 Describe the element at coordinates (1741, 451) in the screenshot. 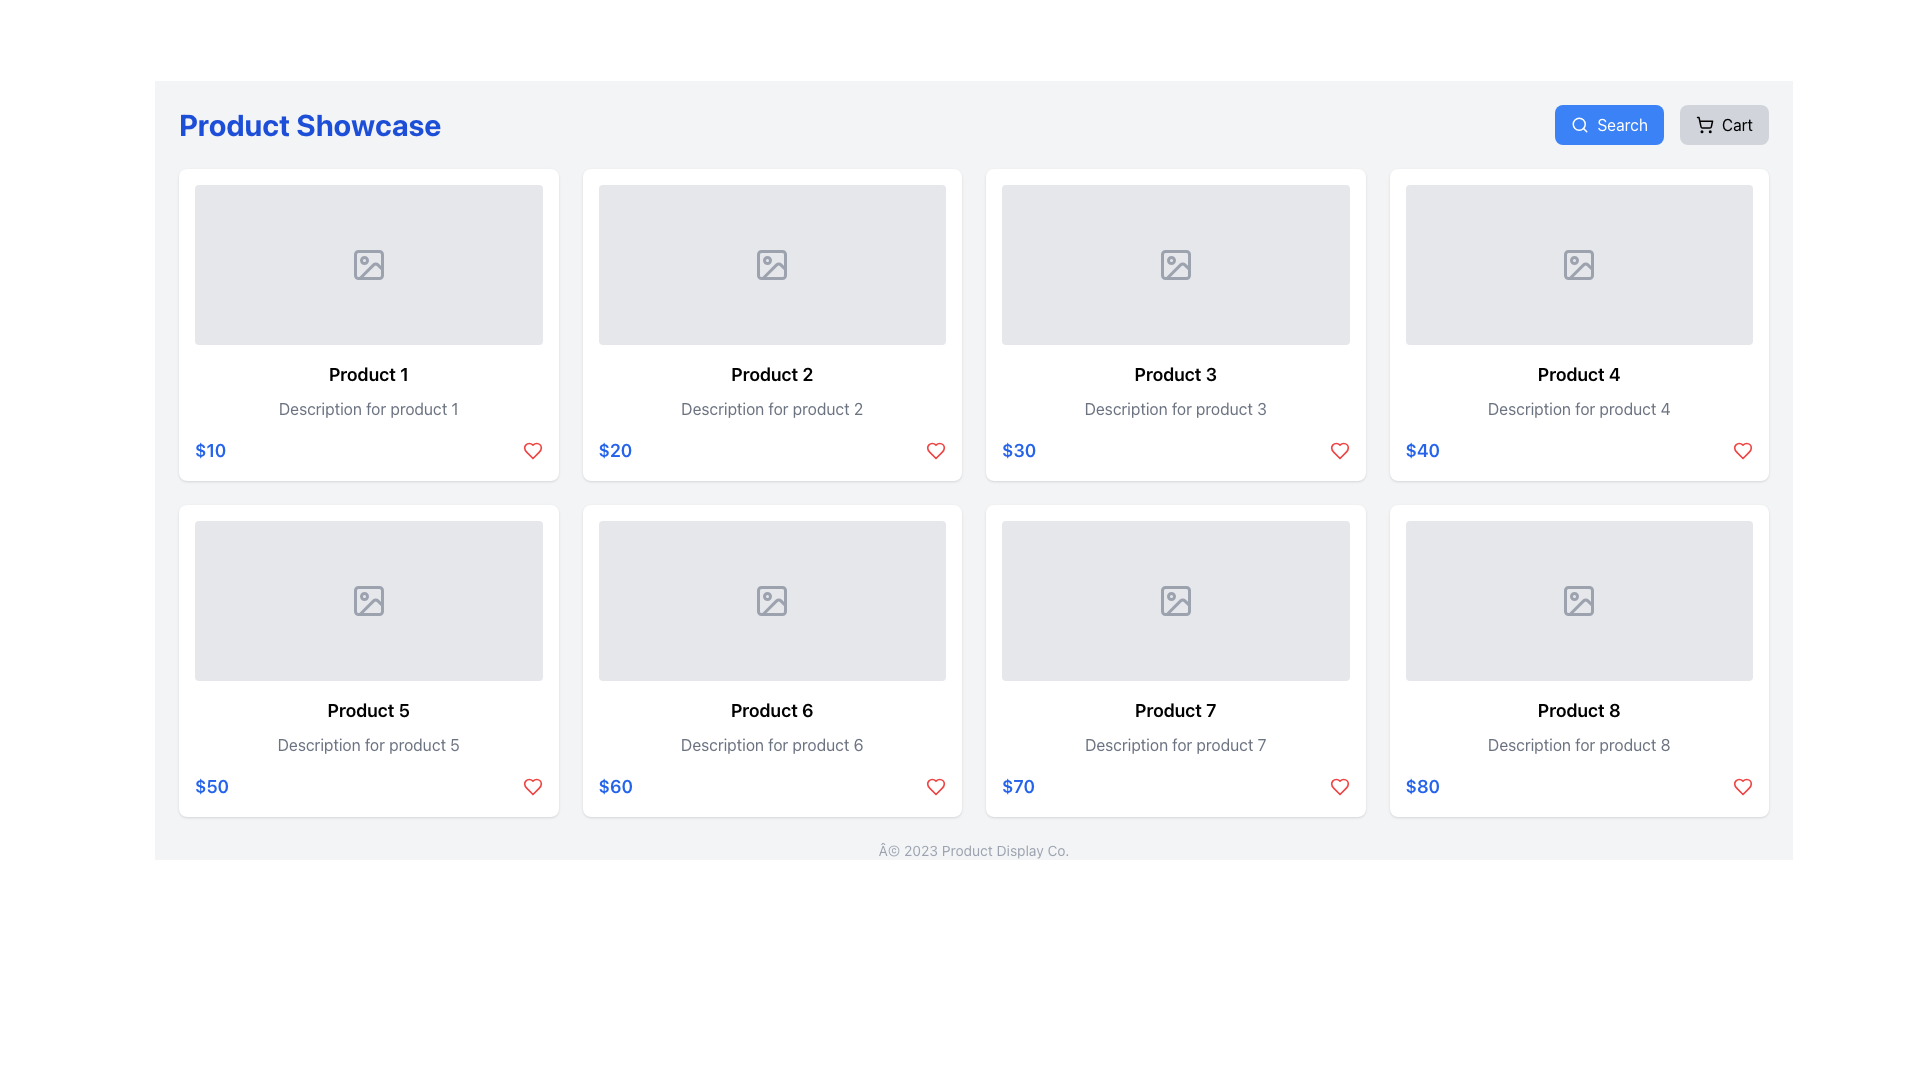

I see `the heart icon button located to the right of the price '$40' in the 'Product 4' card` at that location.